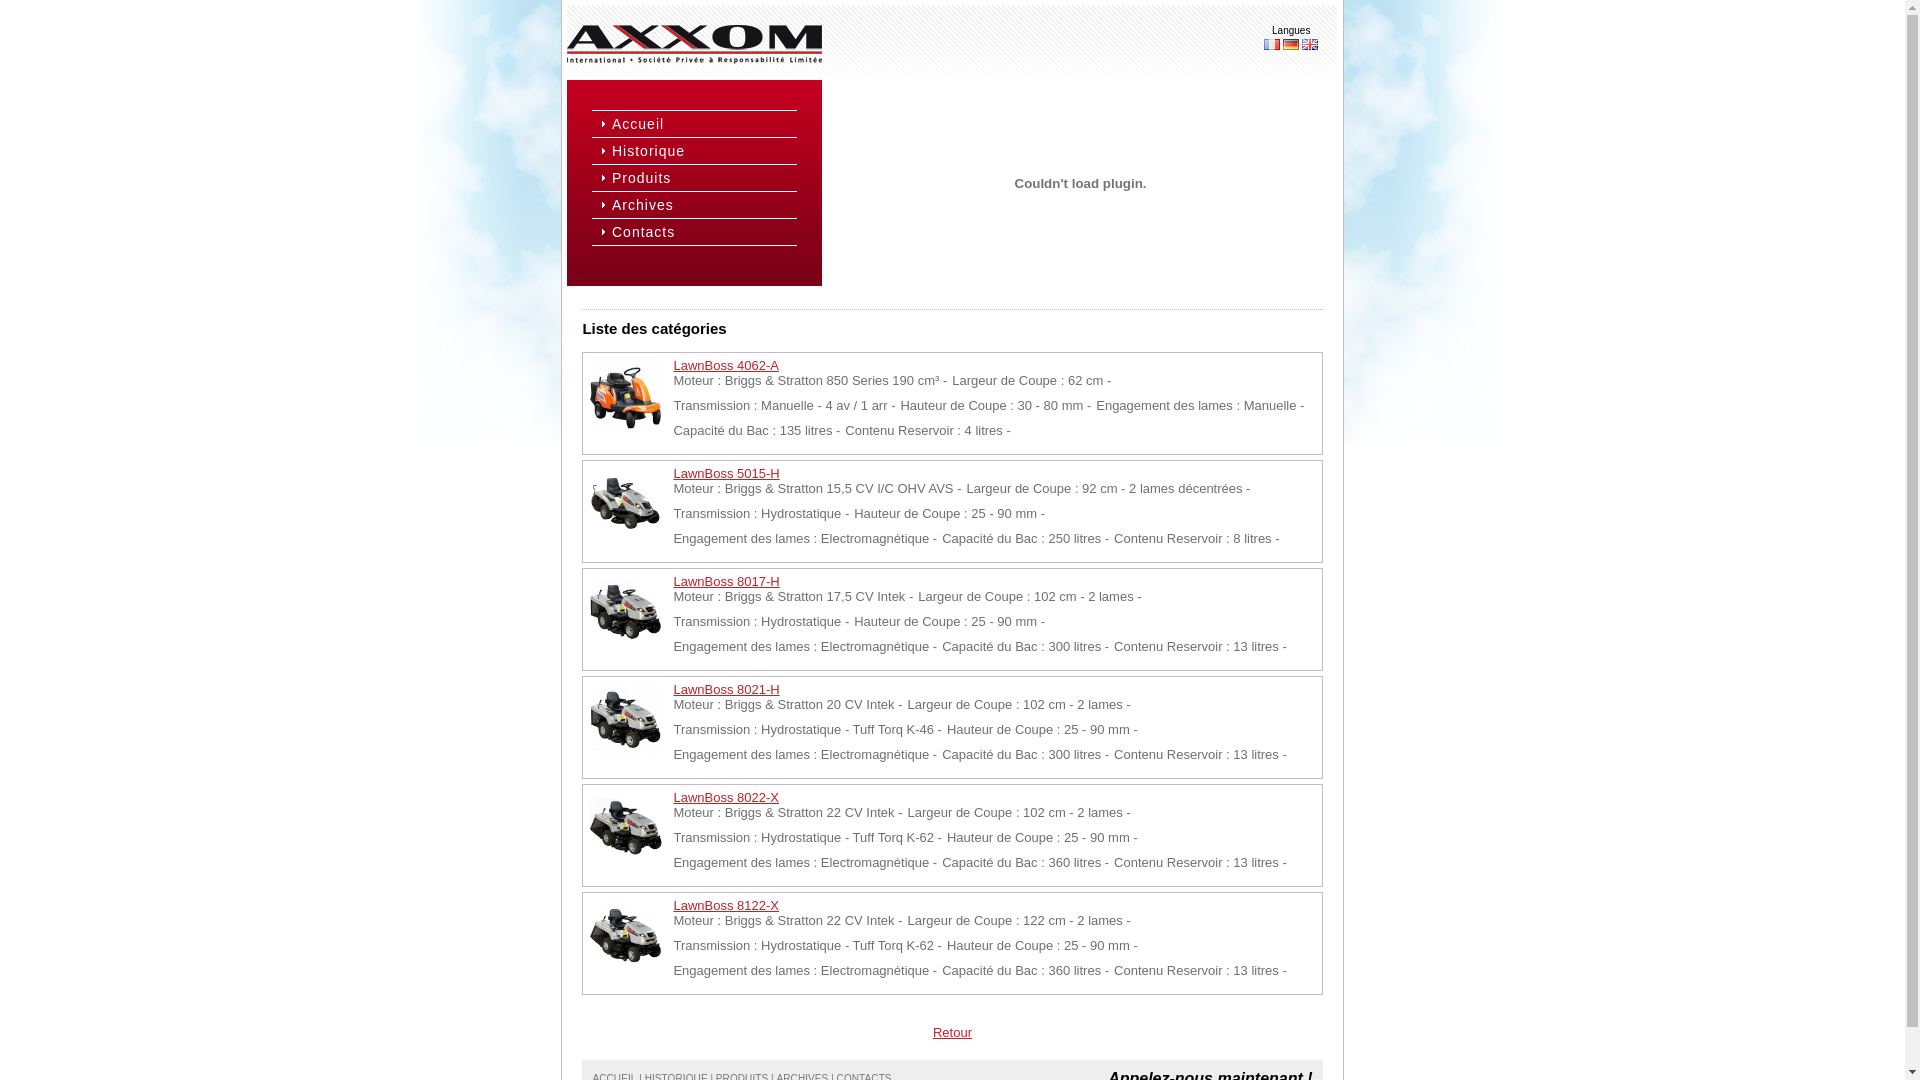 The height and width of the screenshot is (1080, 1920). What do you see at coordinates (724, 688) in the screenshot?
I see `'LawnBoss 8021-H'` at bounding box center [724, 688].